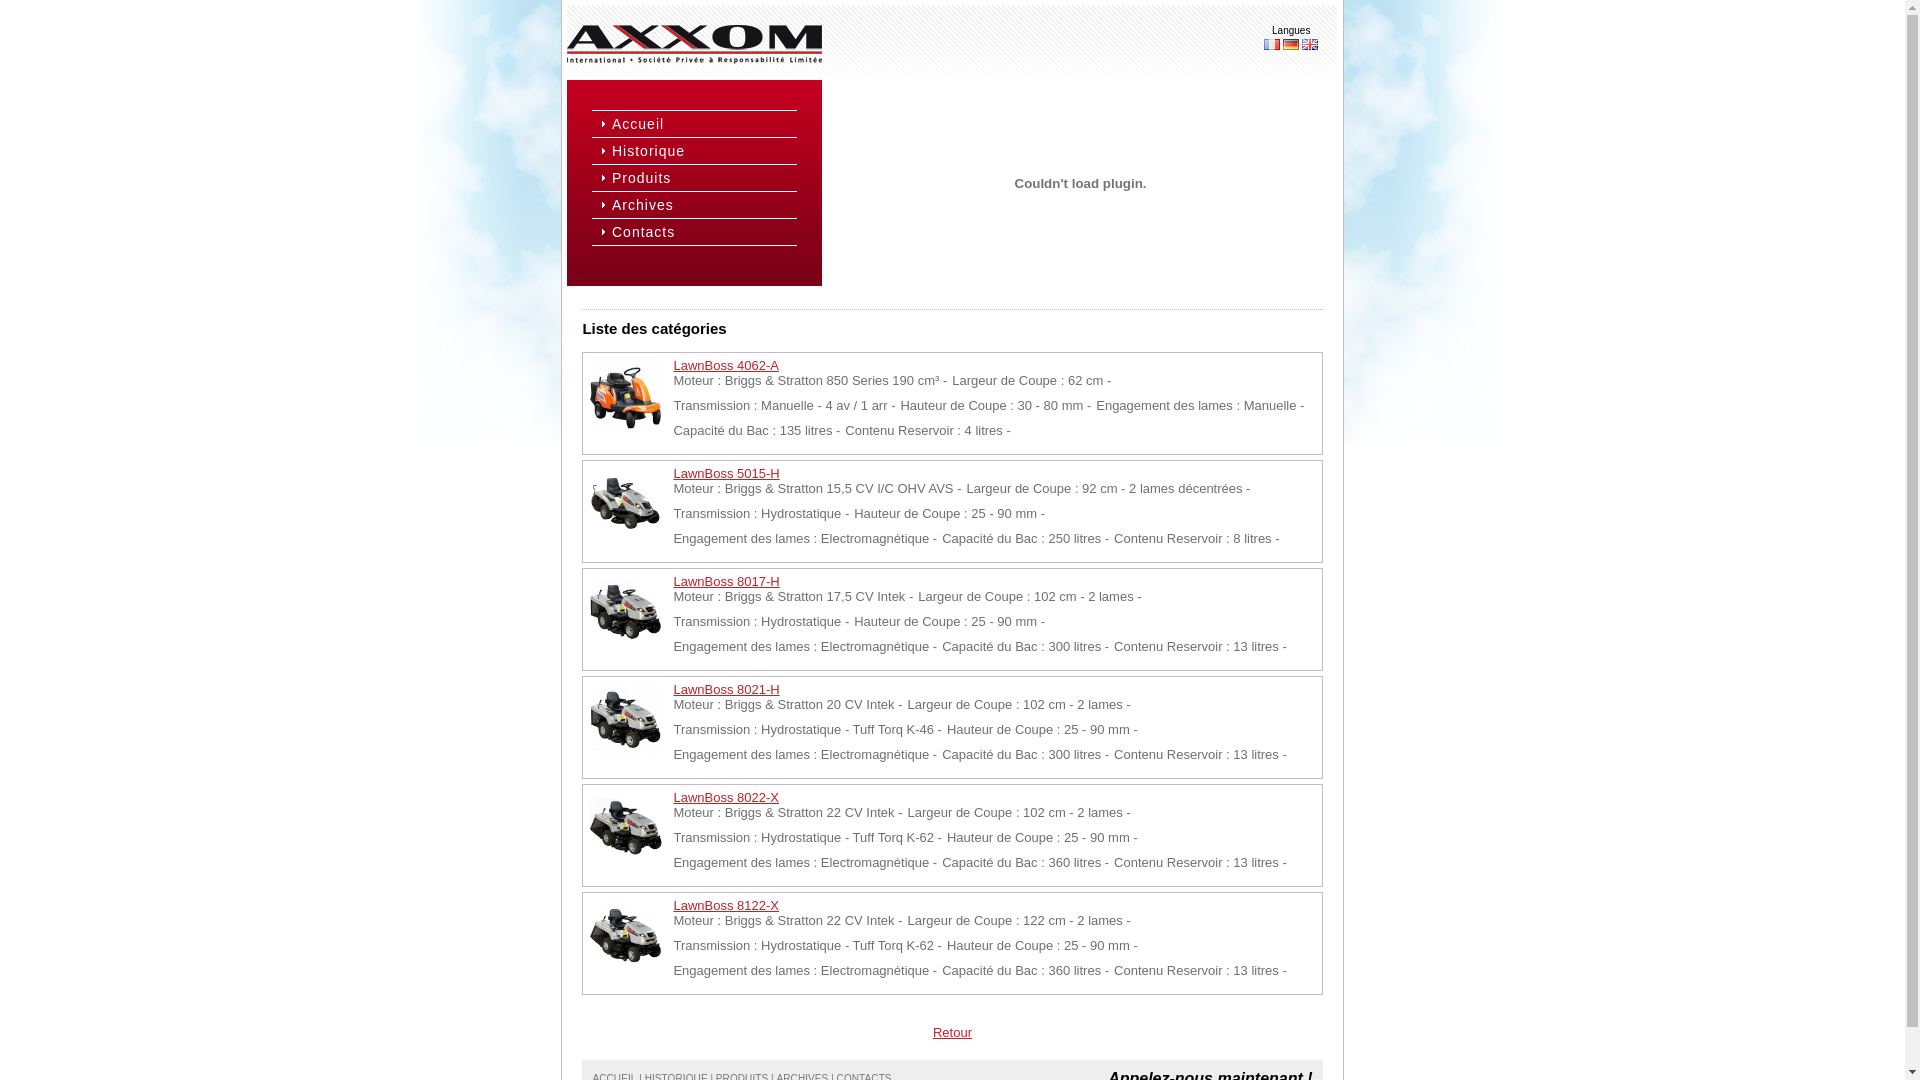 The height and width of the screenshot is (1080, 1920). What do you see at coordinates (724, 688) in the screenshot?
I see `'LawnBoss 8021-H'` at bounding box center [724, 688].